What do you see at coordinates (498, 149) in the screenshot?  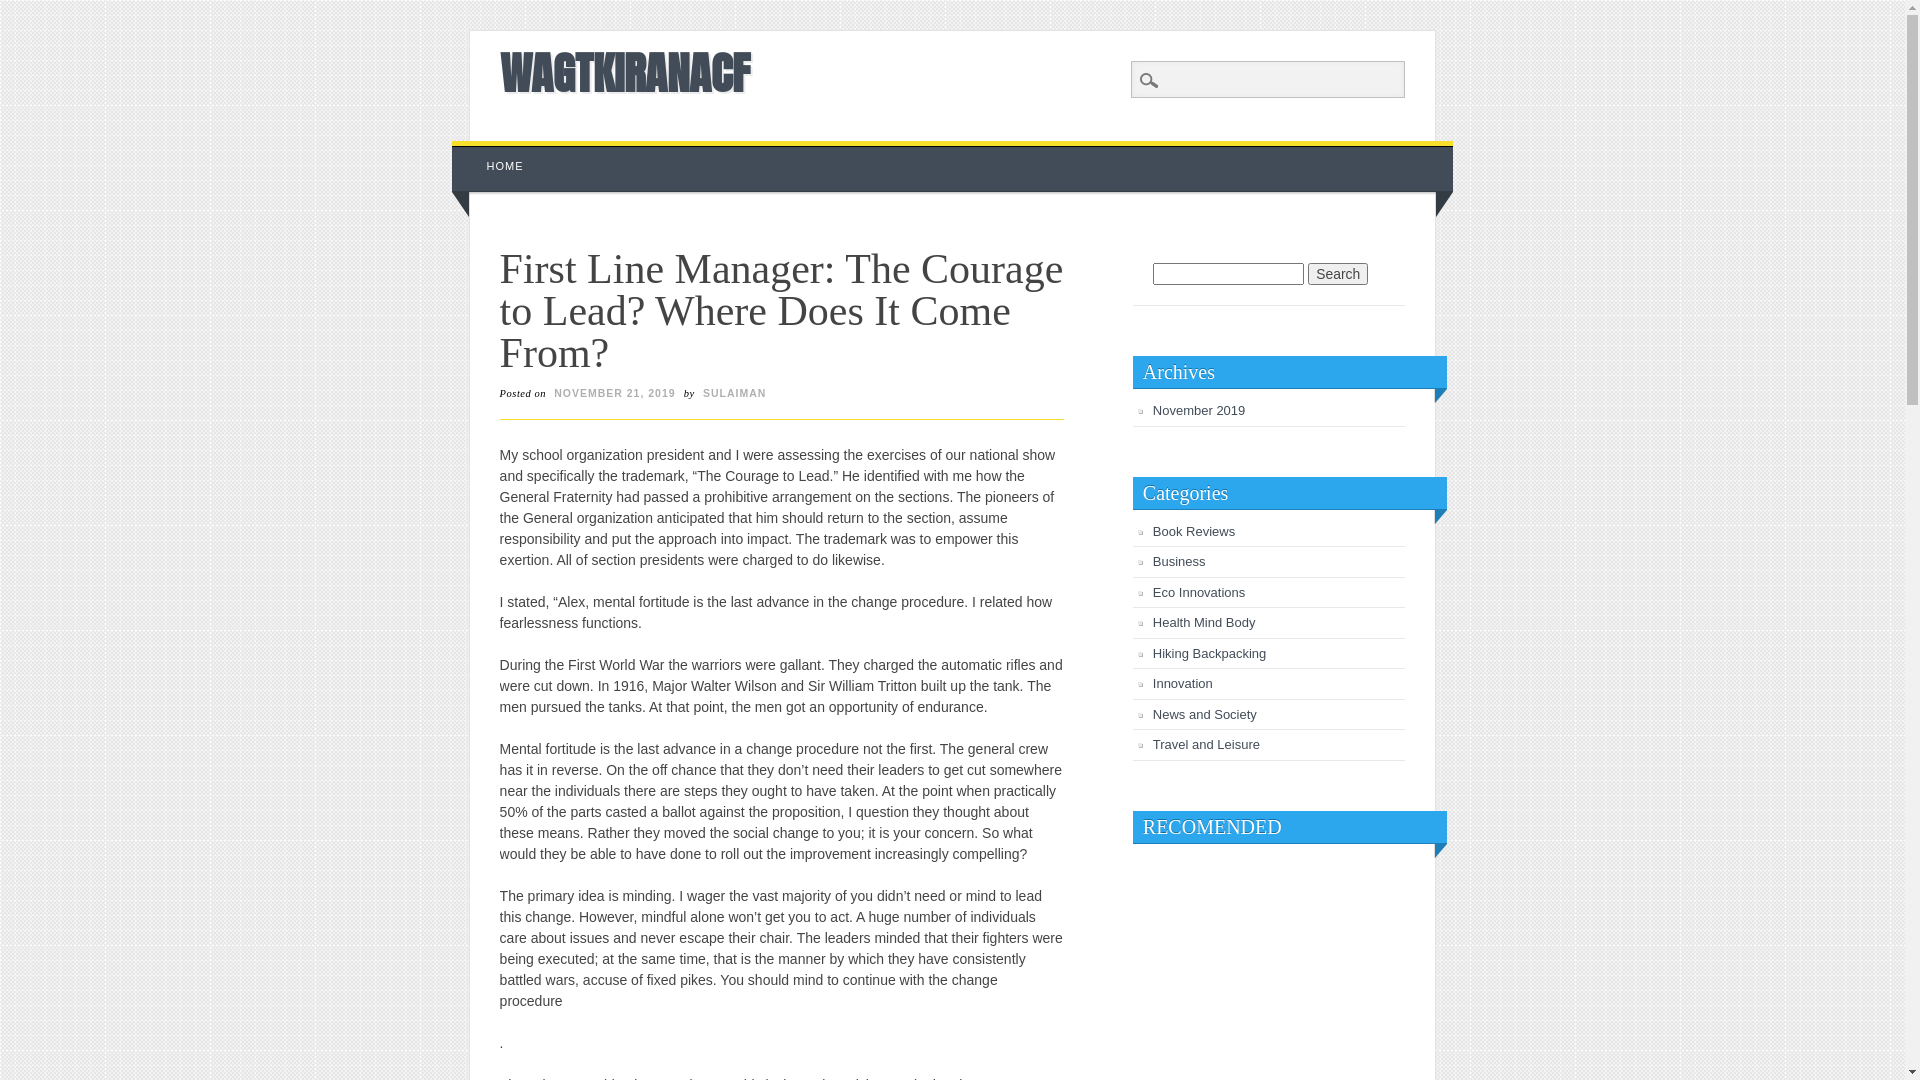 I see `'Skip to content'` at bounding box center [498, 149].